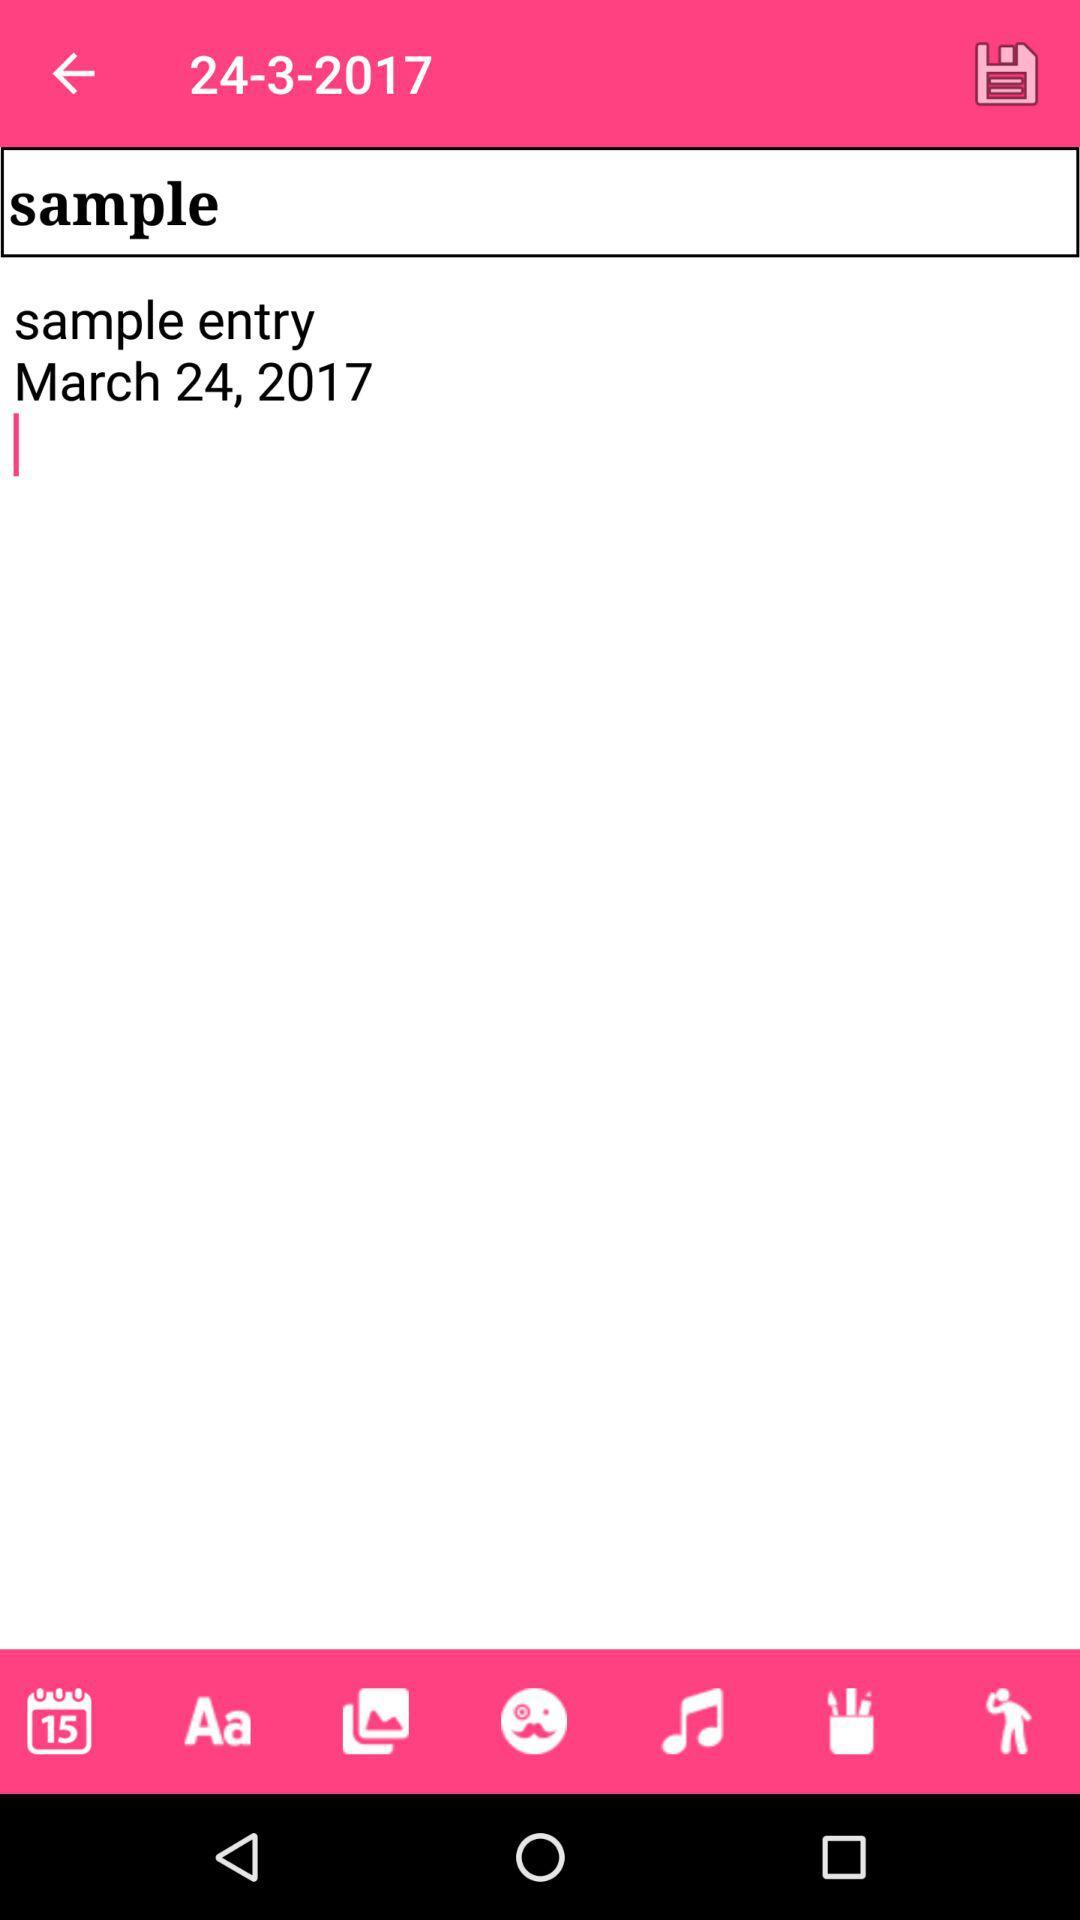 Image resolution: width=1080 pixels, height=1920 pixels. What do you see at coordinates (218, 1720) in the screenshot?
I see `the text aa in the last line` at bounding box center [218, 1720].